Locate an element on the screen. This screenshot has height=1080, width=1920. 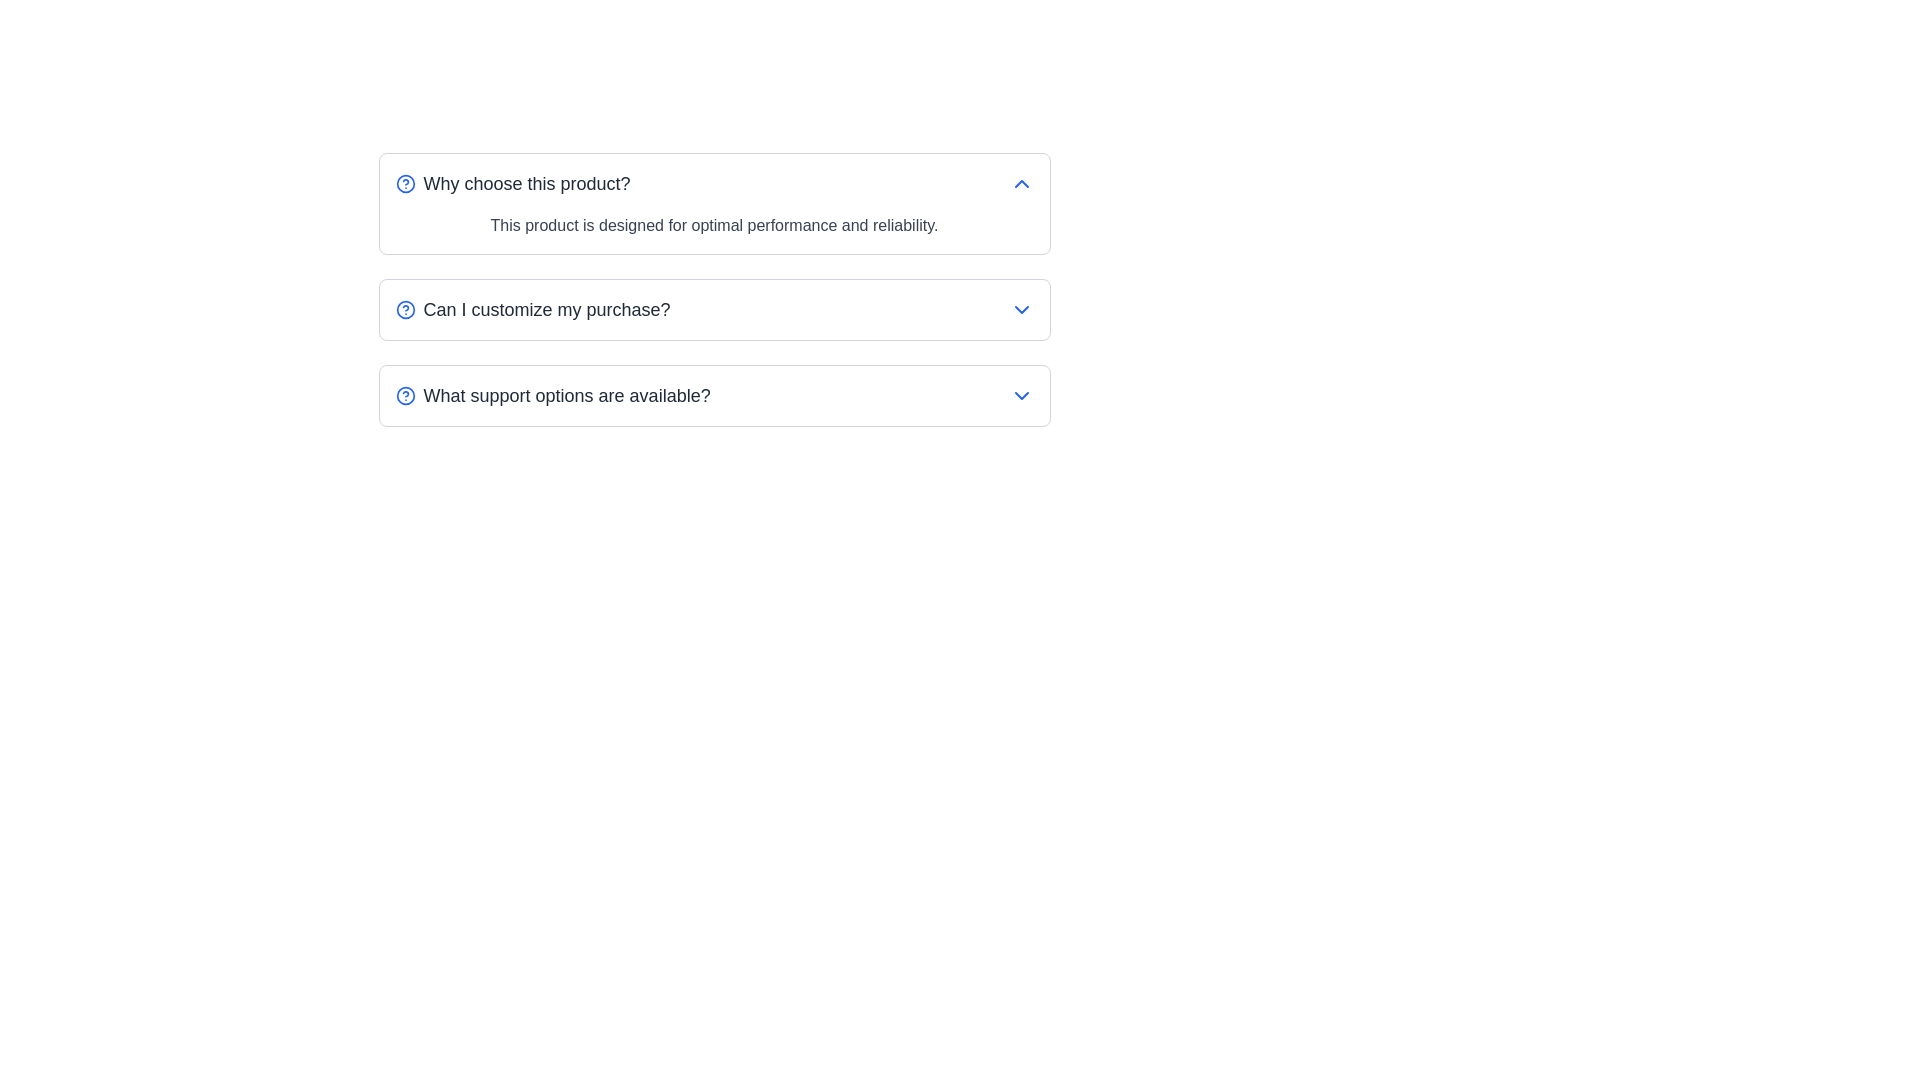
the second FAQ item titled 'Can I customize my purchase?' is located at coordinates (714, 309).